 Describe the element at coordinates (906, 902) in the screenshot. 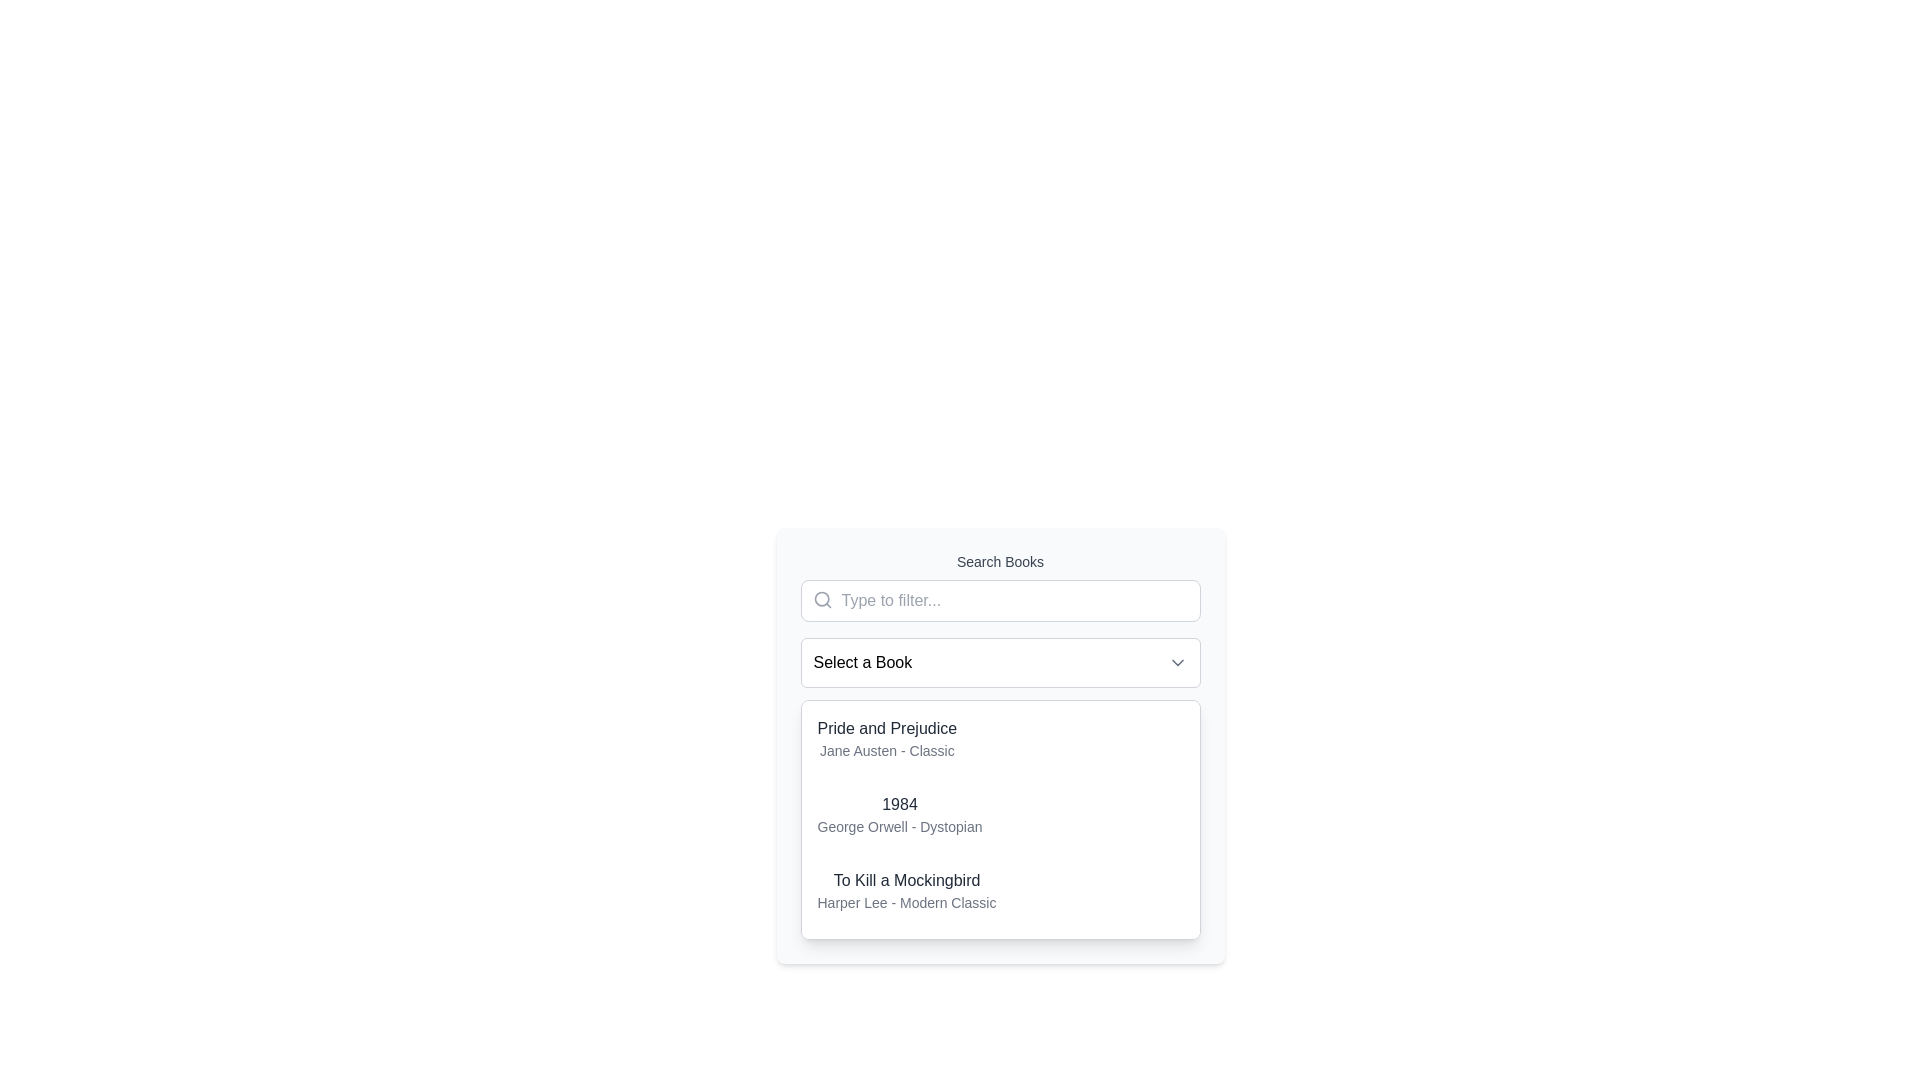

I see `text label that displays 'Harper Lee - Modern Classic', which is positioned below the title 'To Kill a Mockingbird' in the card element containing book information` at that location.